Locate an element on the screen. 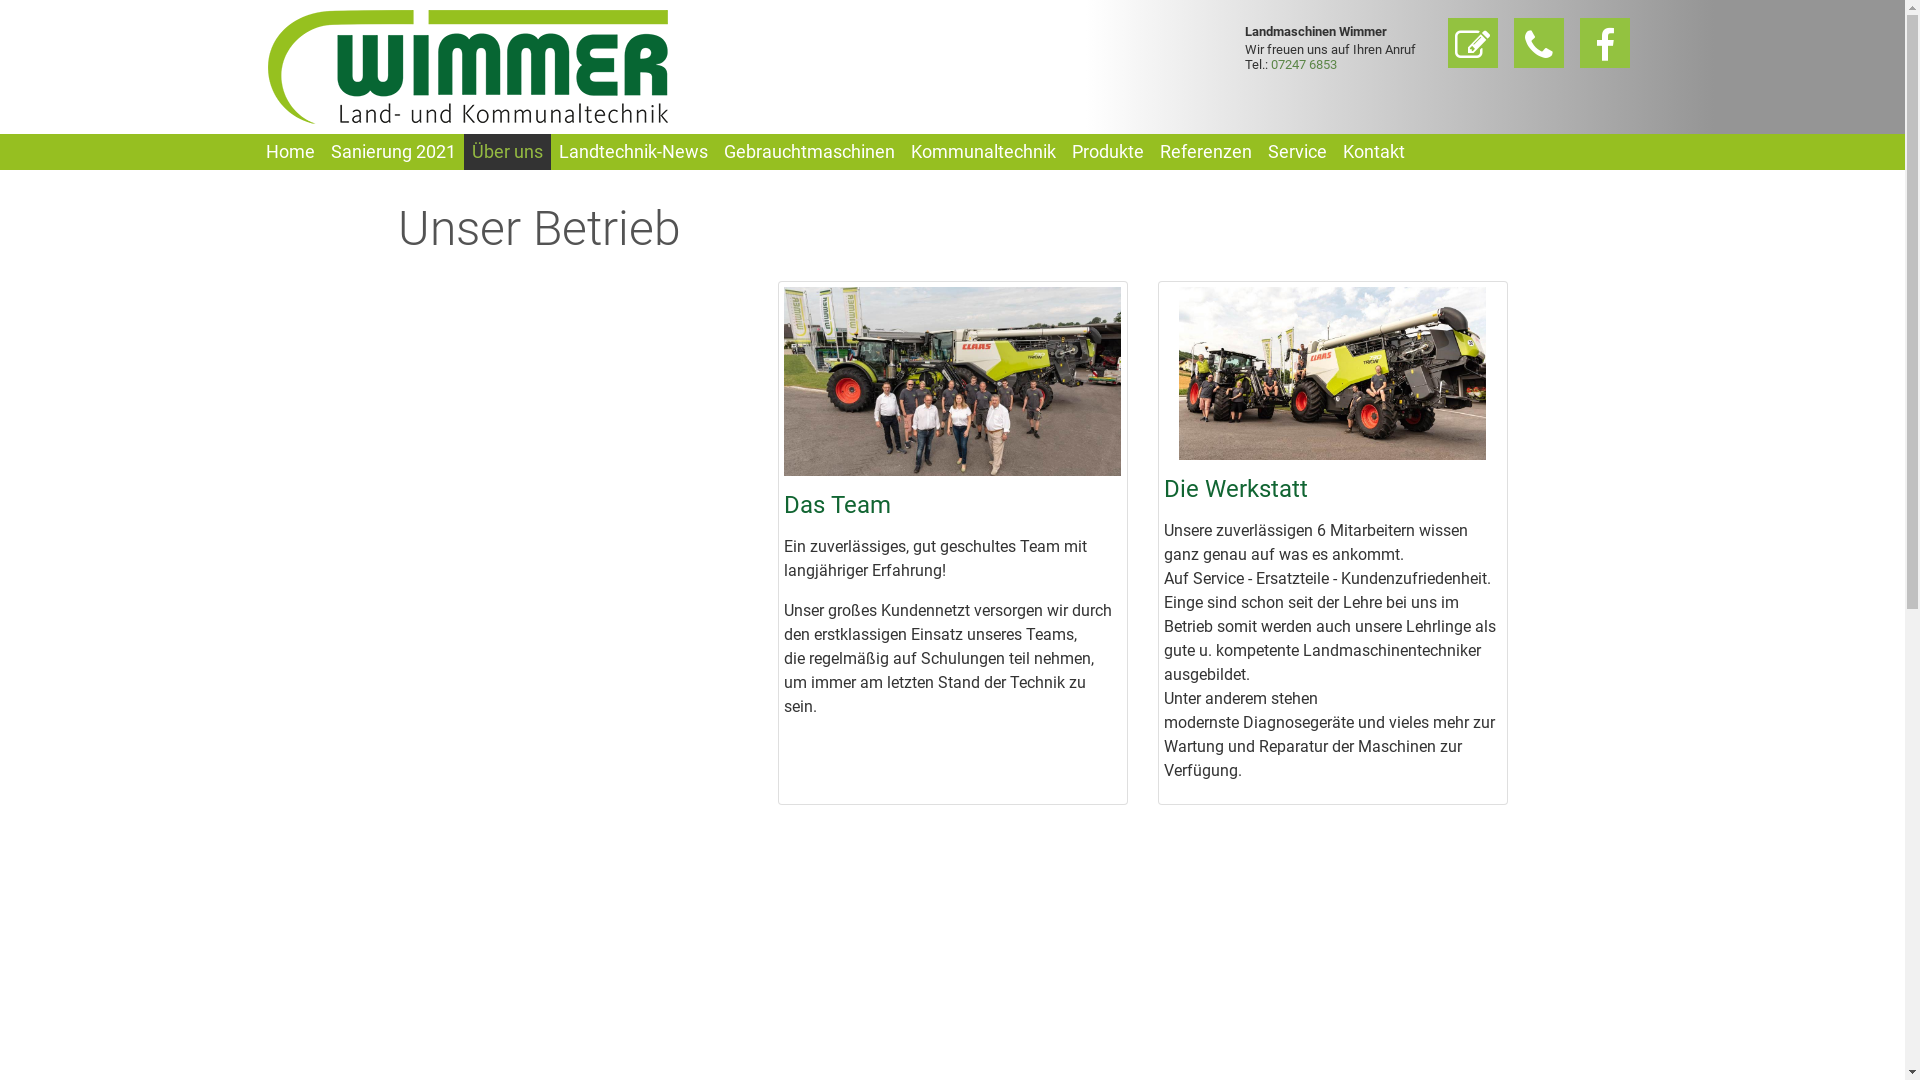  'Produkte' is located at coordinates (1107, 150).